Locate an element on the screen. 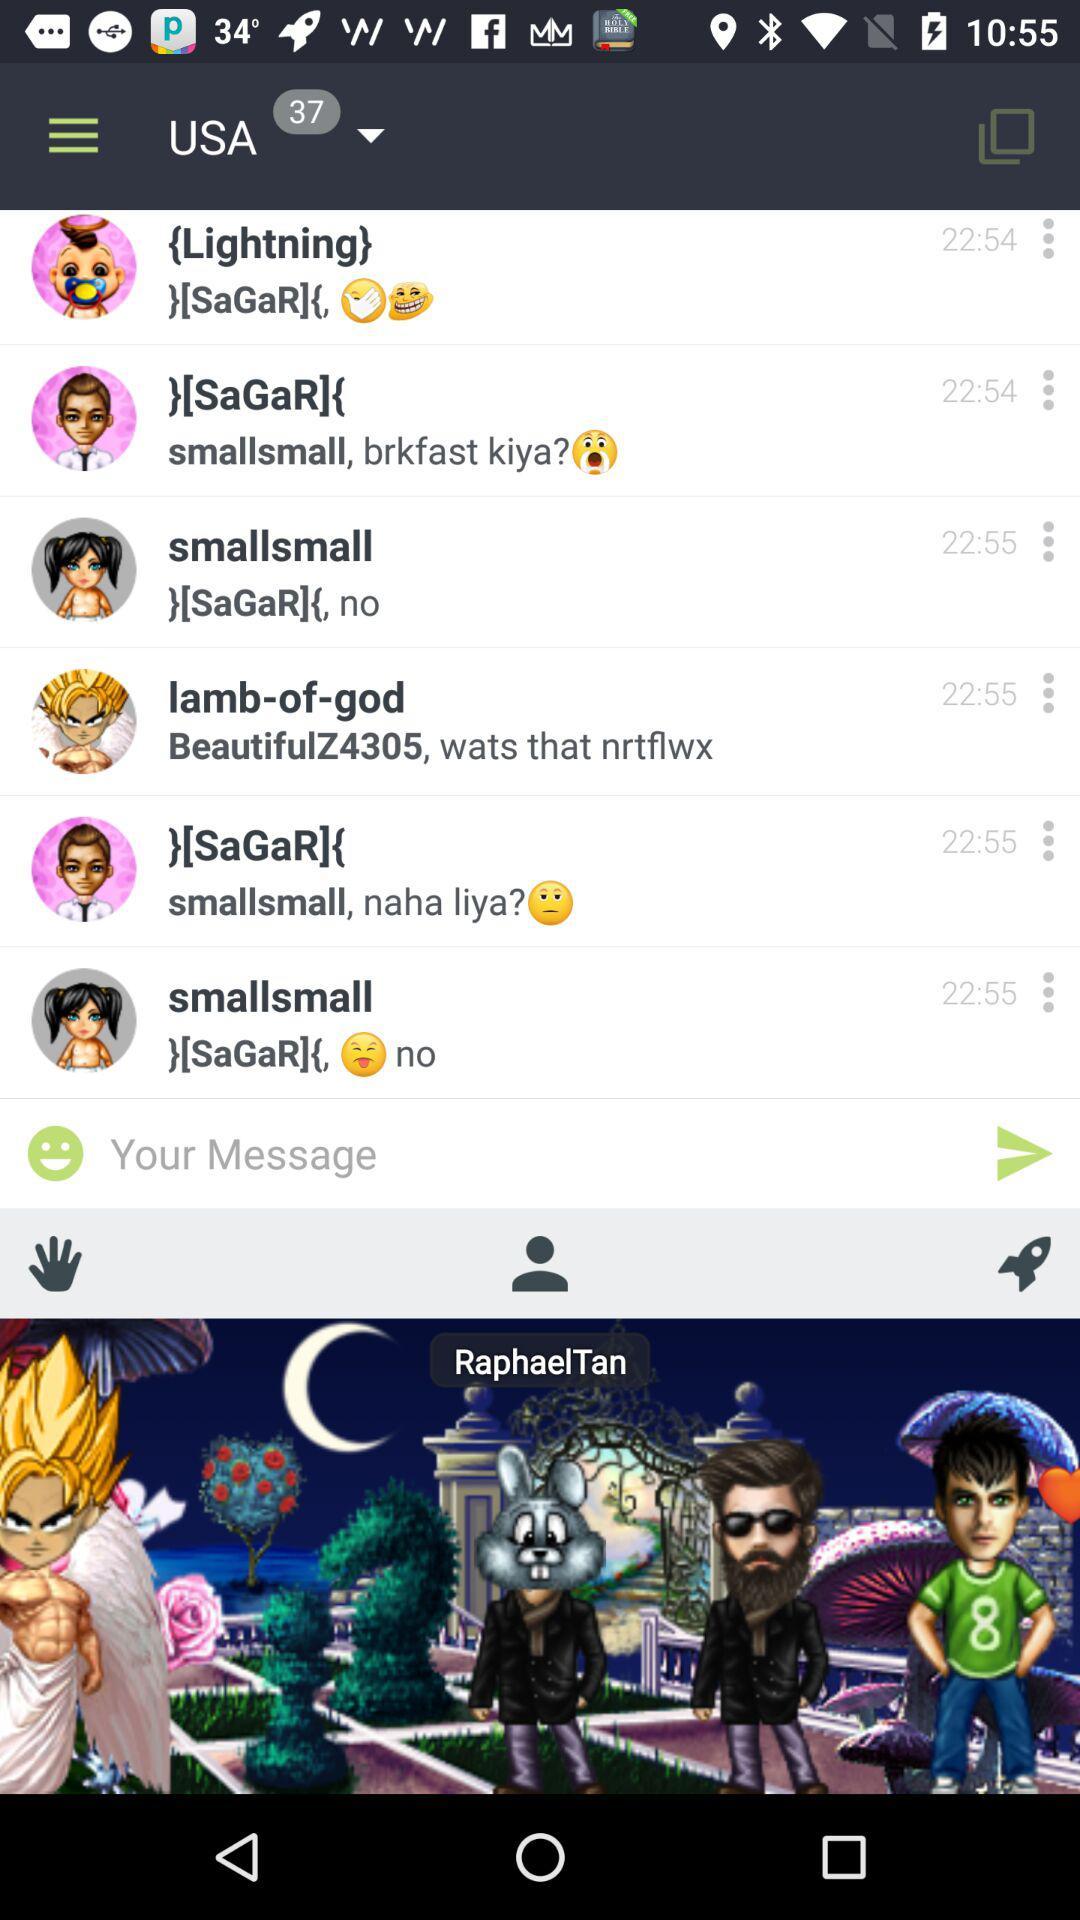 The height and width of the screenshot is (1920, 1080). the send icon is located at coordinates (1024, 1153).